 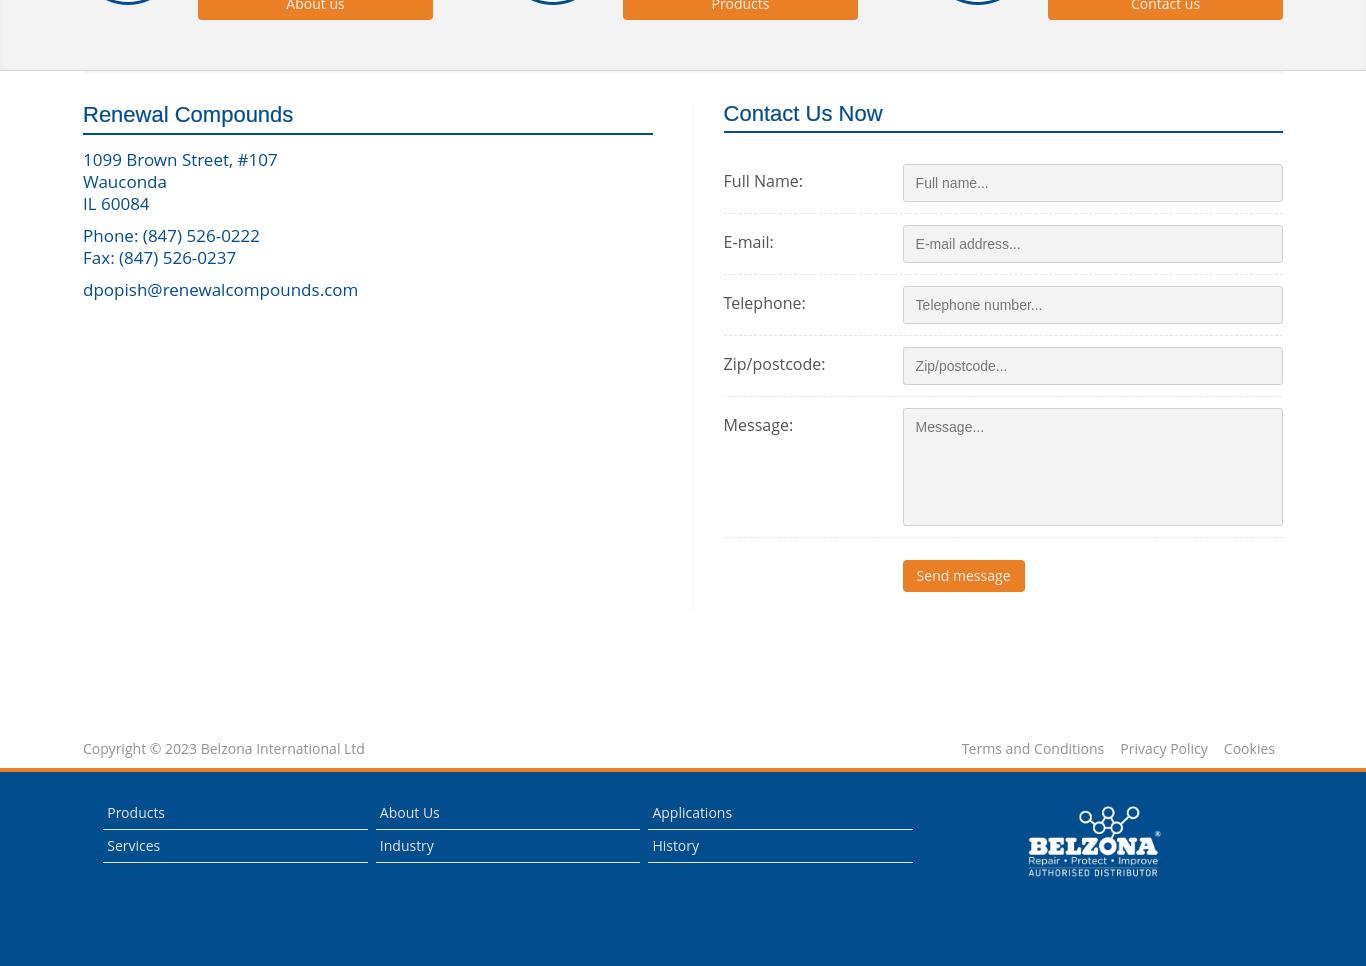 I want to click on 'Privacy Policy', so click(x=1163, y=747).